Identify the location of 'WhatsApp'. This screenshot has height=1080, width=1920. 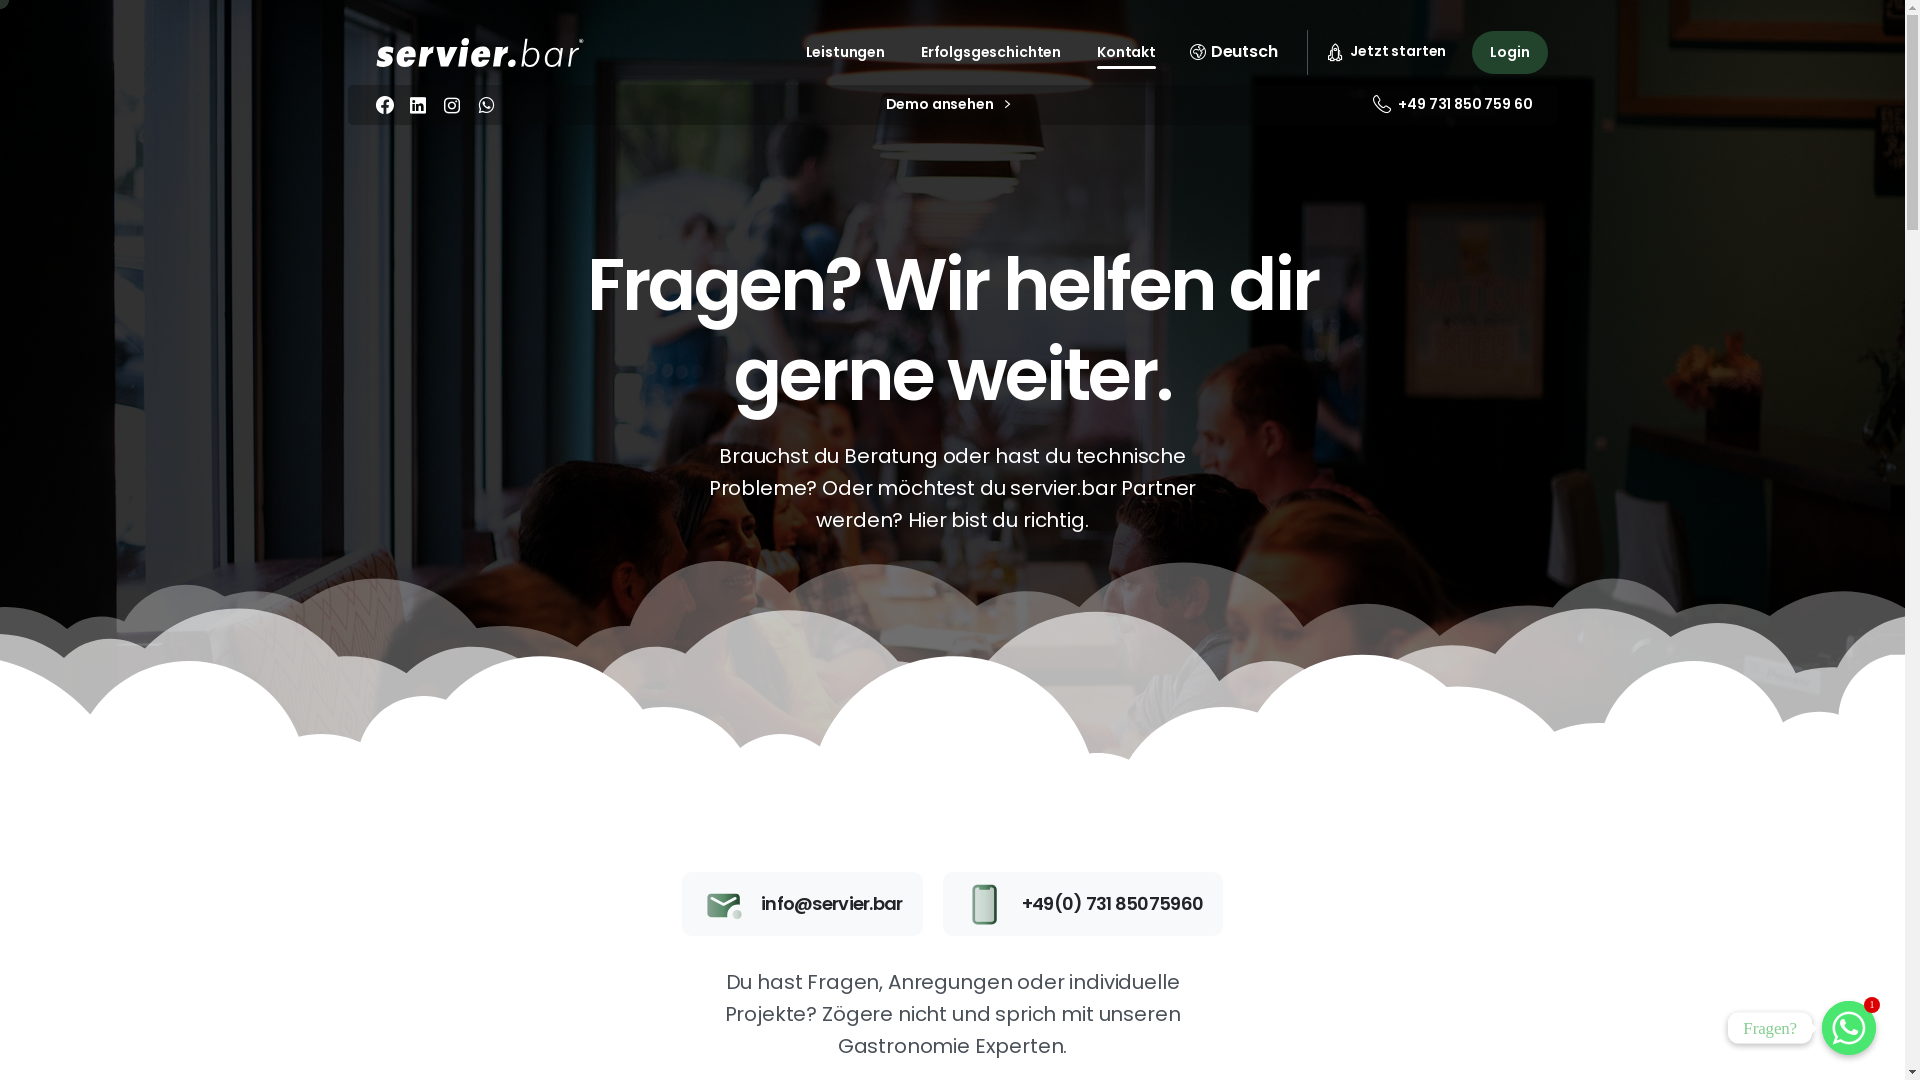
(485, 104).